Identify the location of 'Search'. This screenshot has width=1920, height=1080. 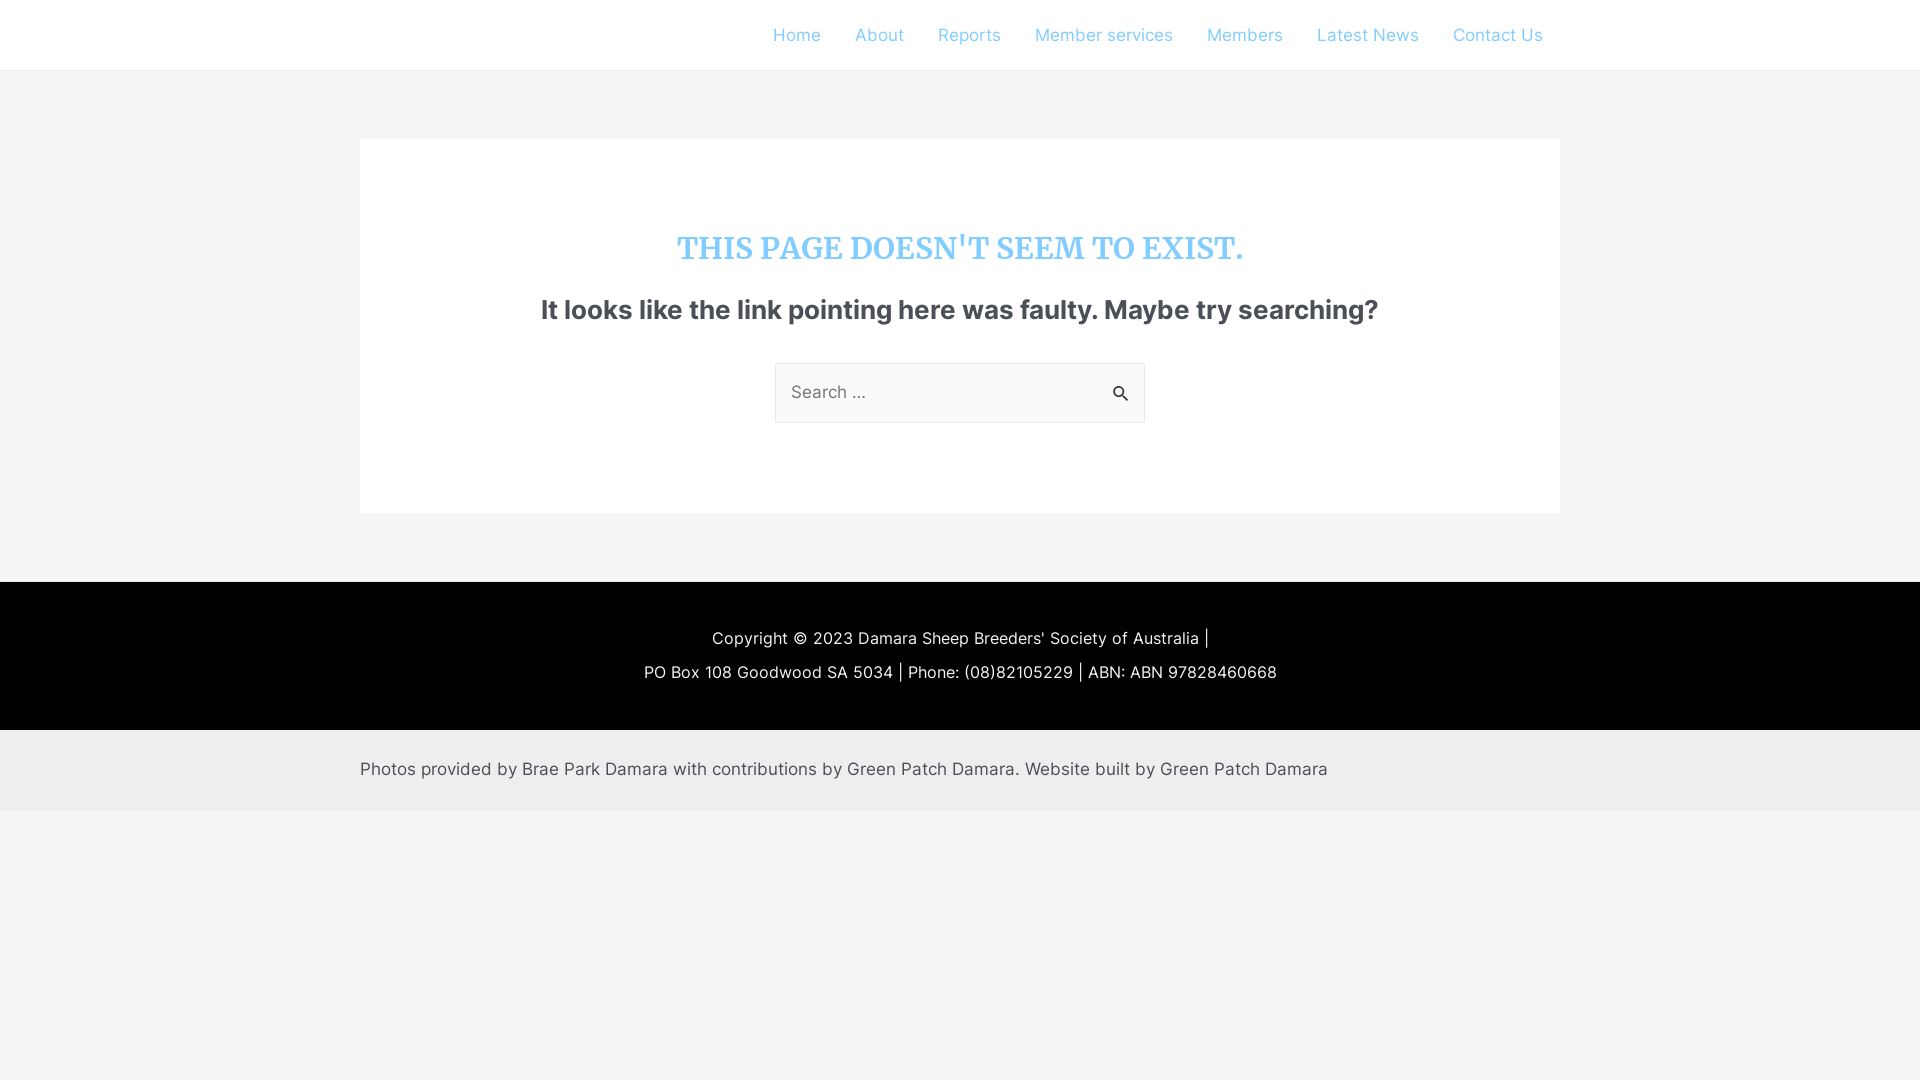
(1122, 384).